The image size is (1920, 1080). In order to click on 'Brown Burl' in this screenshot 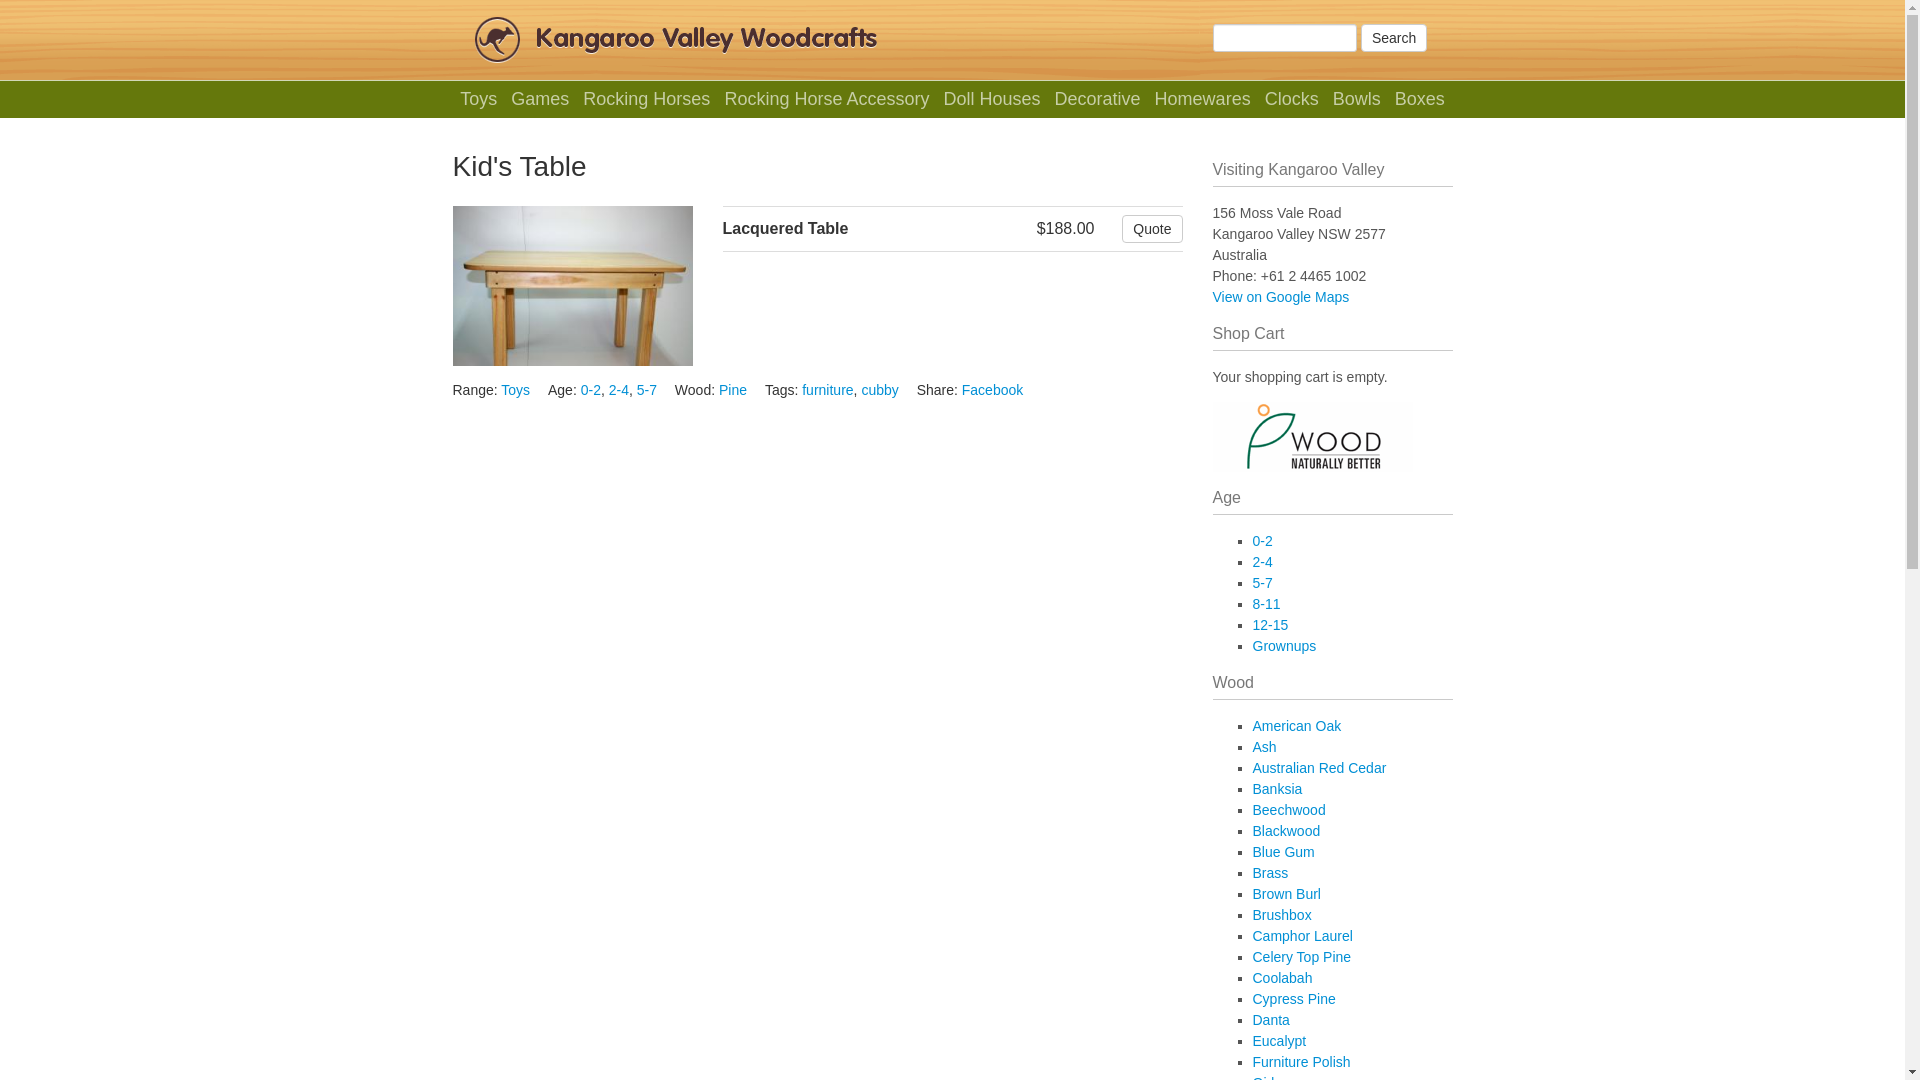, I will do `click(1286, 893)`.